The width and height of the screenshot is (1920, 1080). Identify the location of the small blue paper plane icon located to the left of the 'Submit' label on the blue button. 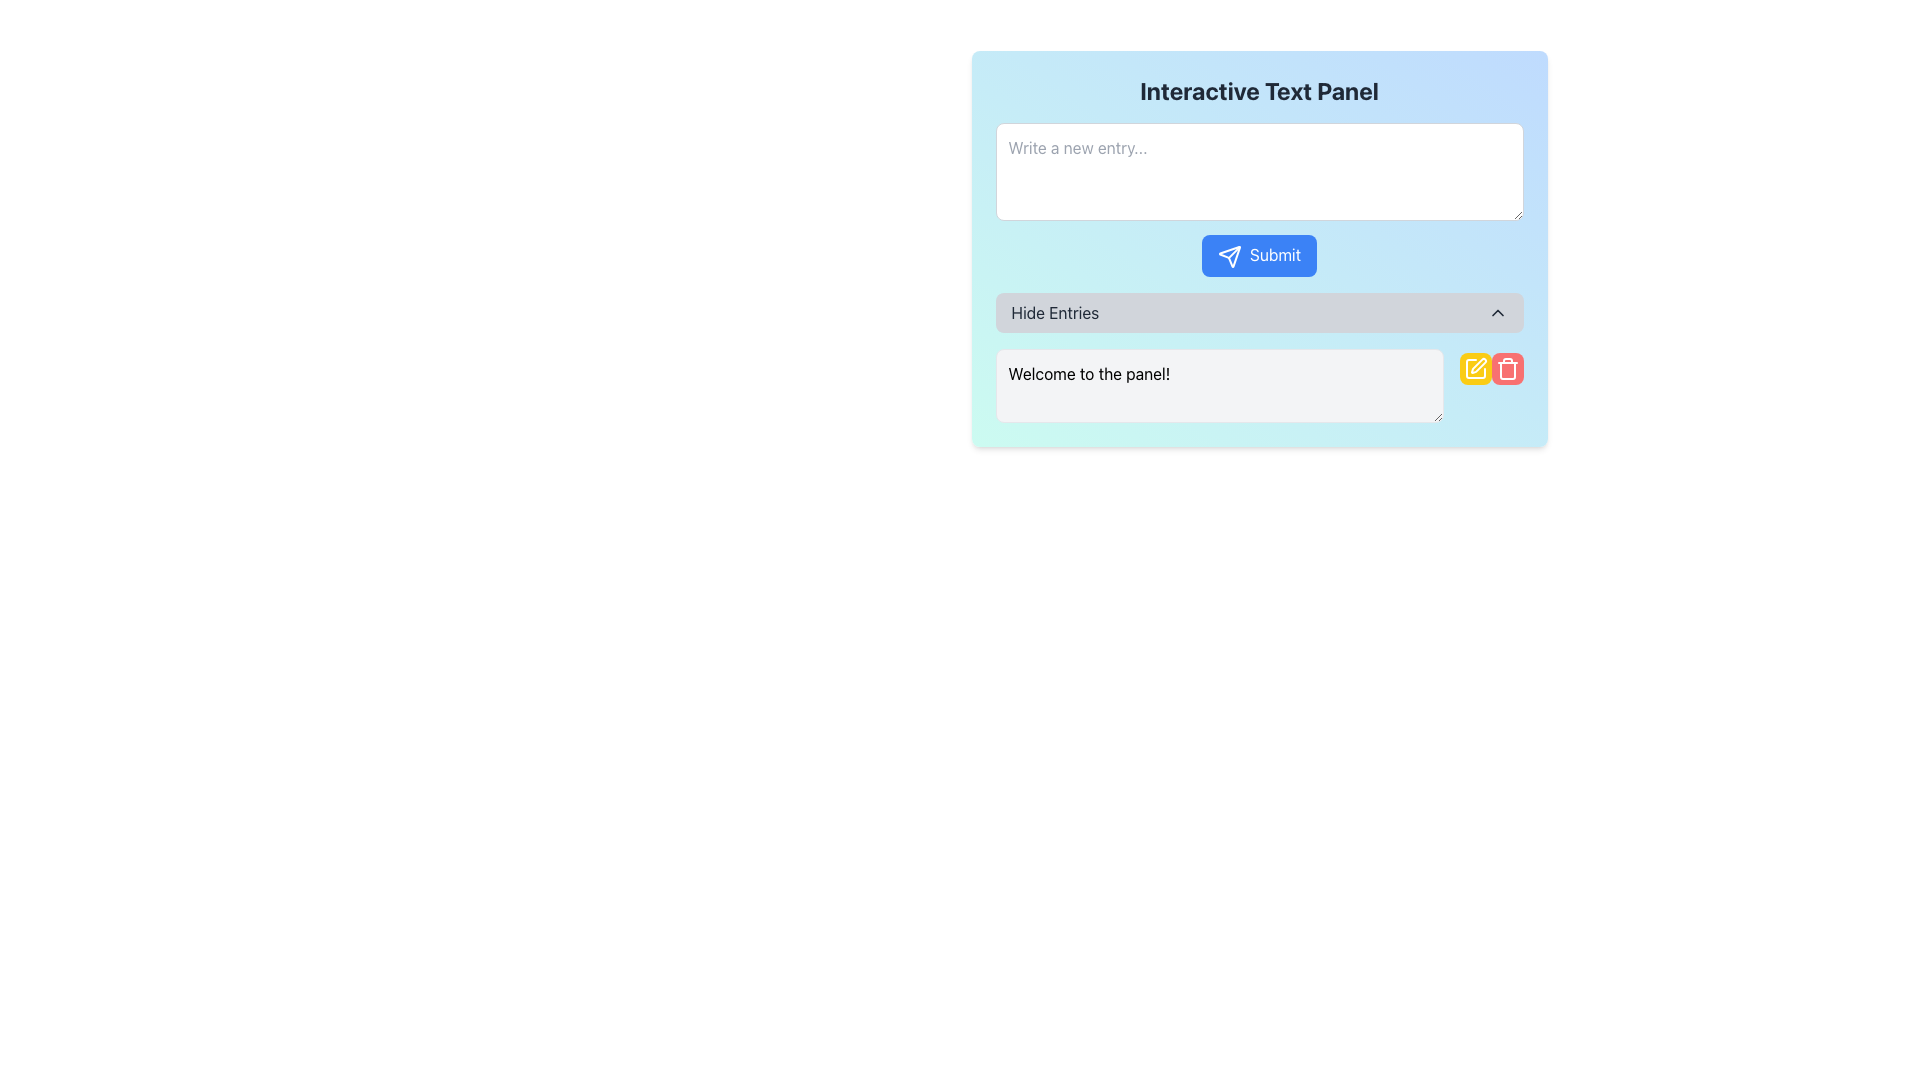
(1228, 255).